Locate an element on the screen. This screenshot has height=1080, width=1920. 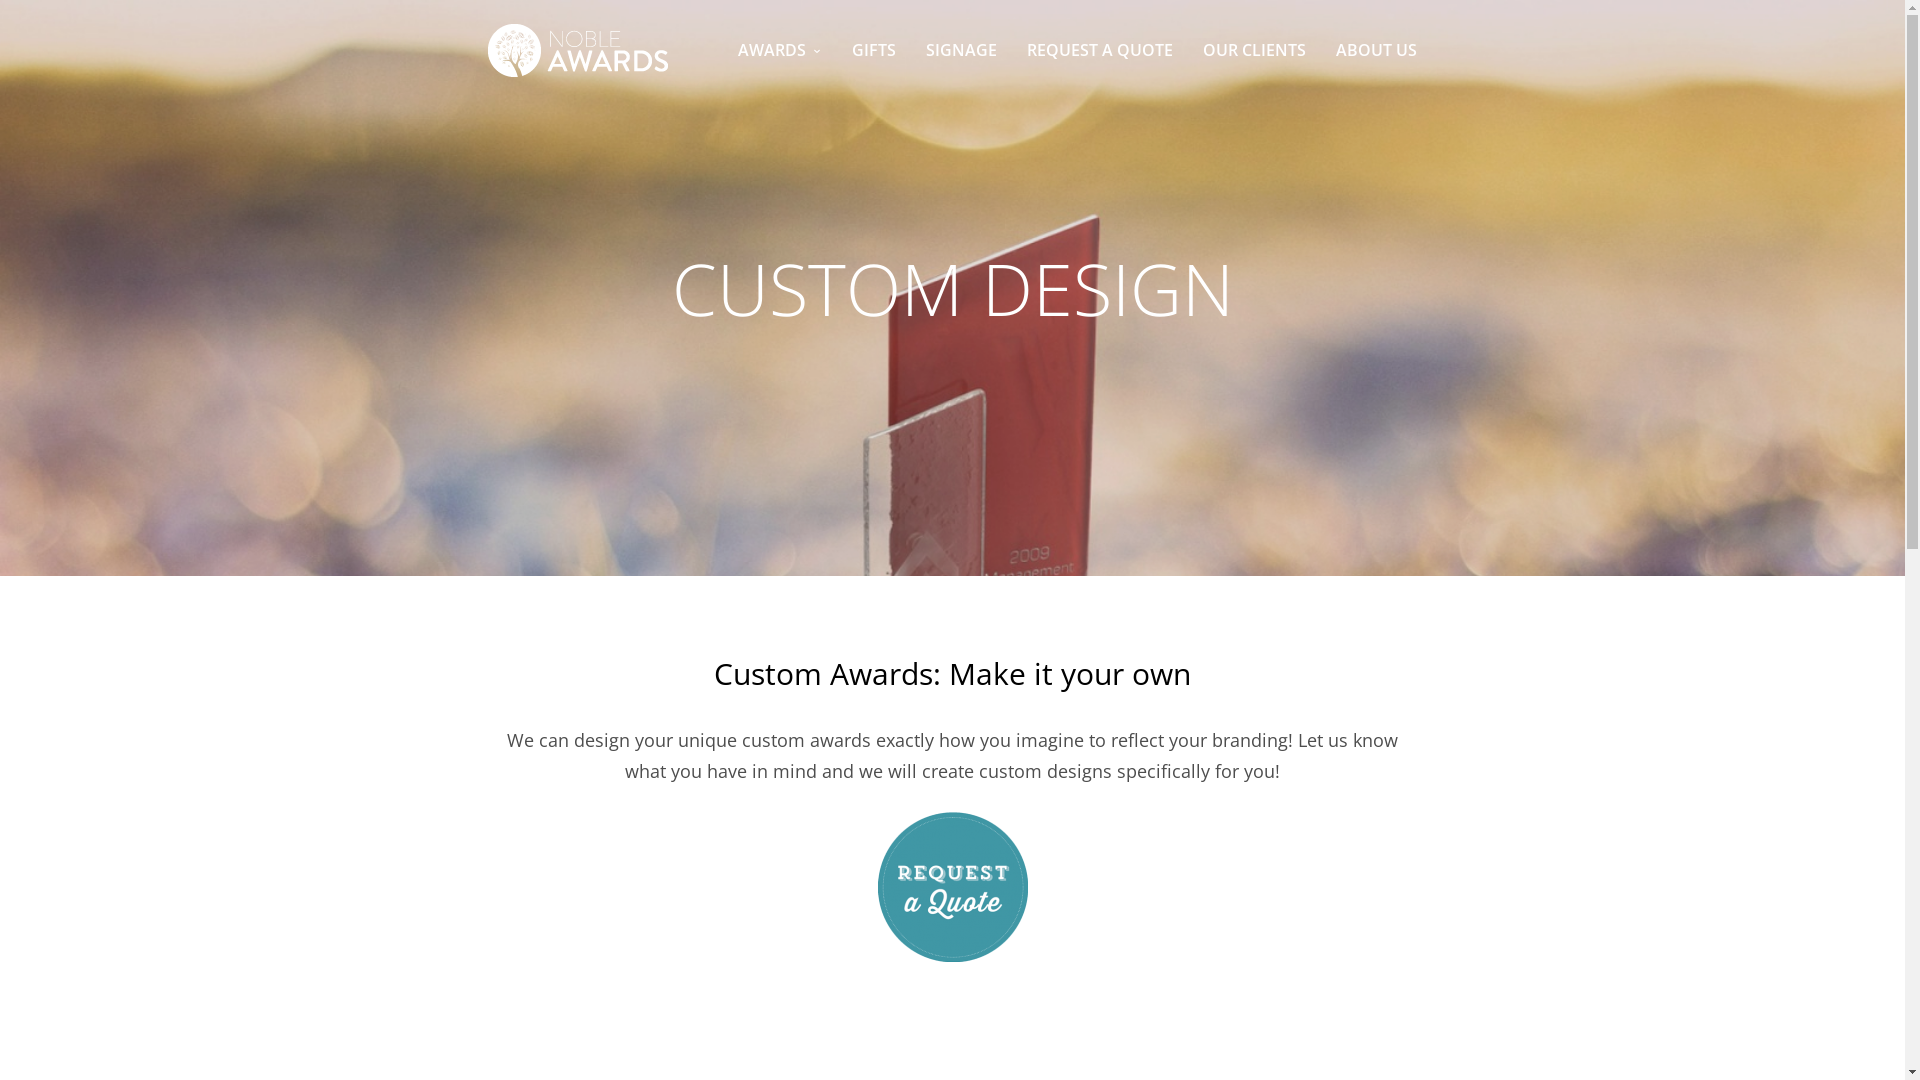
'REQUEST A QUOTE' is located at coordinates (1098, 49).